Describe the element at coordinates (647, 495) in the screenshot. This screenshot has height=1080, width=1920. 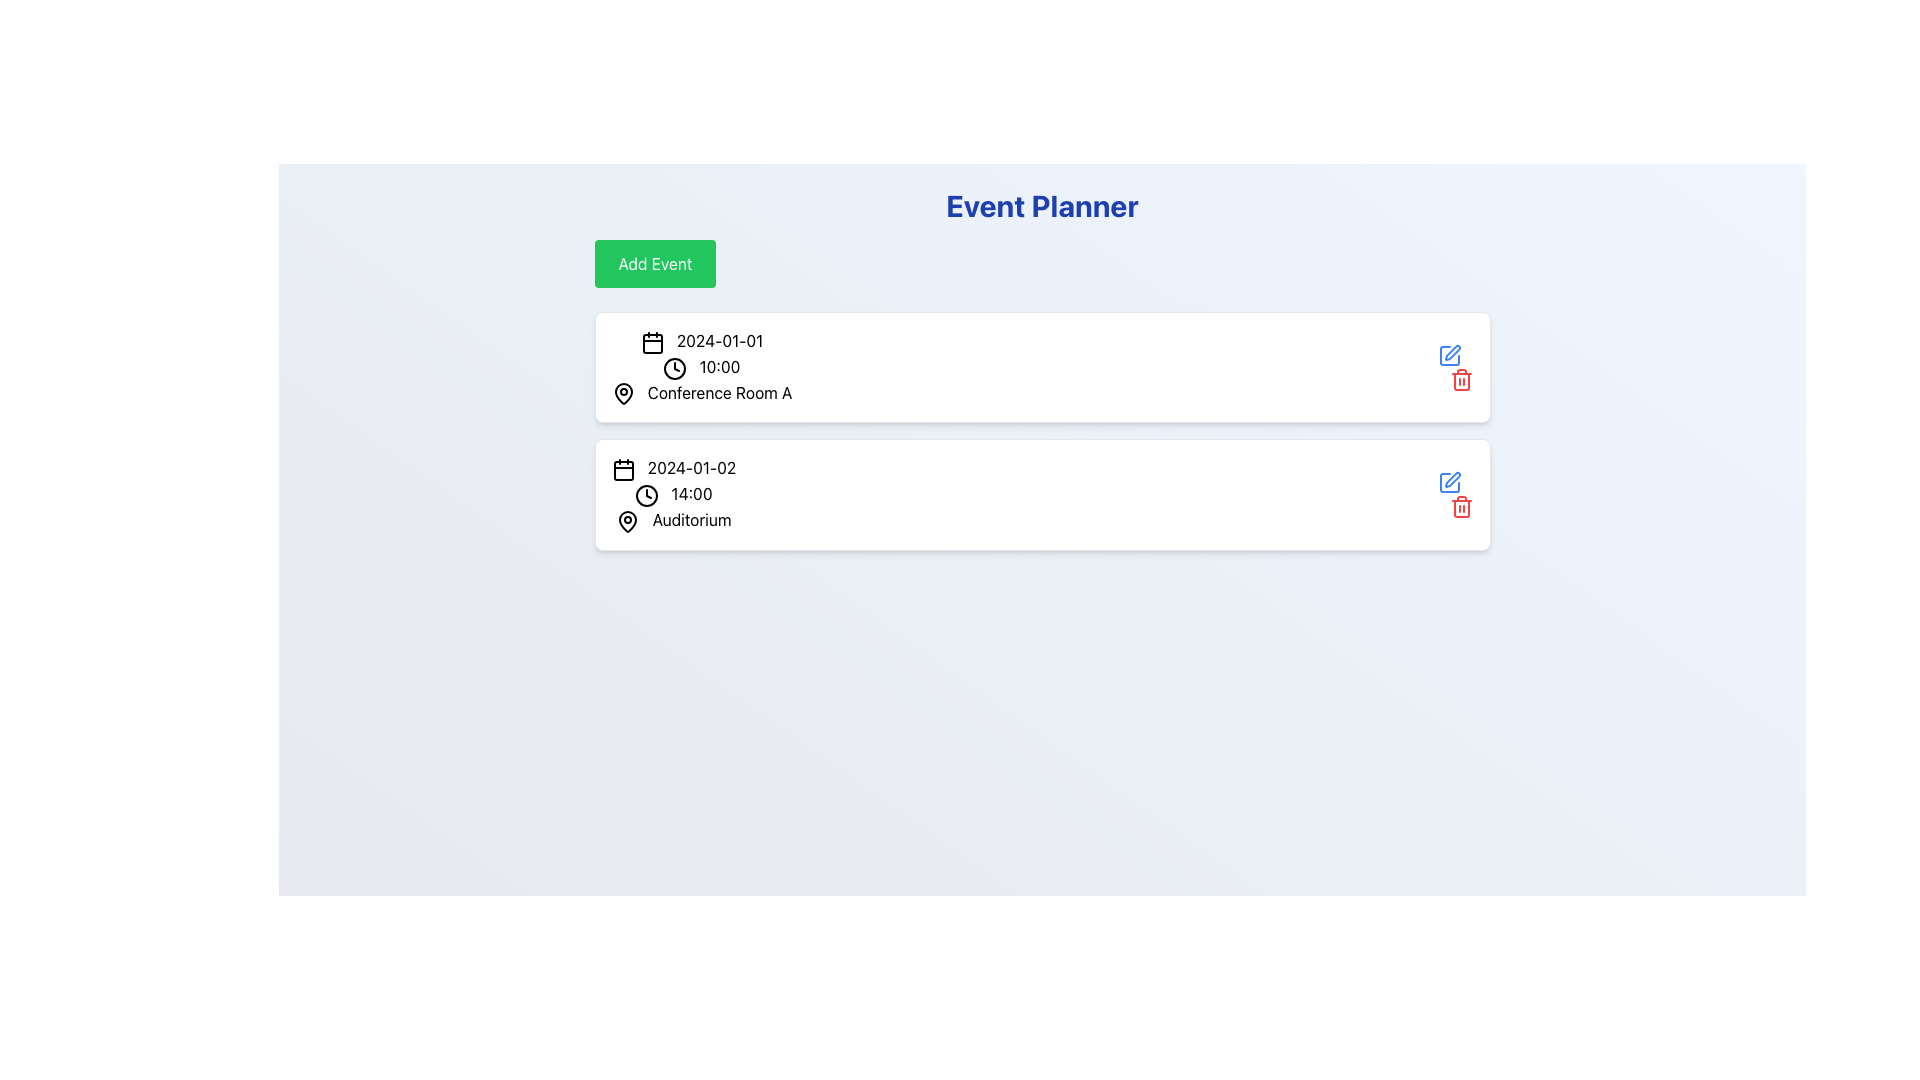
I see `the graphical decoration (circle) representing the outline of the clock face in the second event's time icon within the second event card` at that location.